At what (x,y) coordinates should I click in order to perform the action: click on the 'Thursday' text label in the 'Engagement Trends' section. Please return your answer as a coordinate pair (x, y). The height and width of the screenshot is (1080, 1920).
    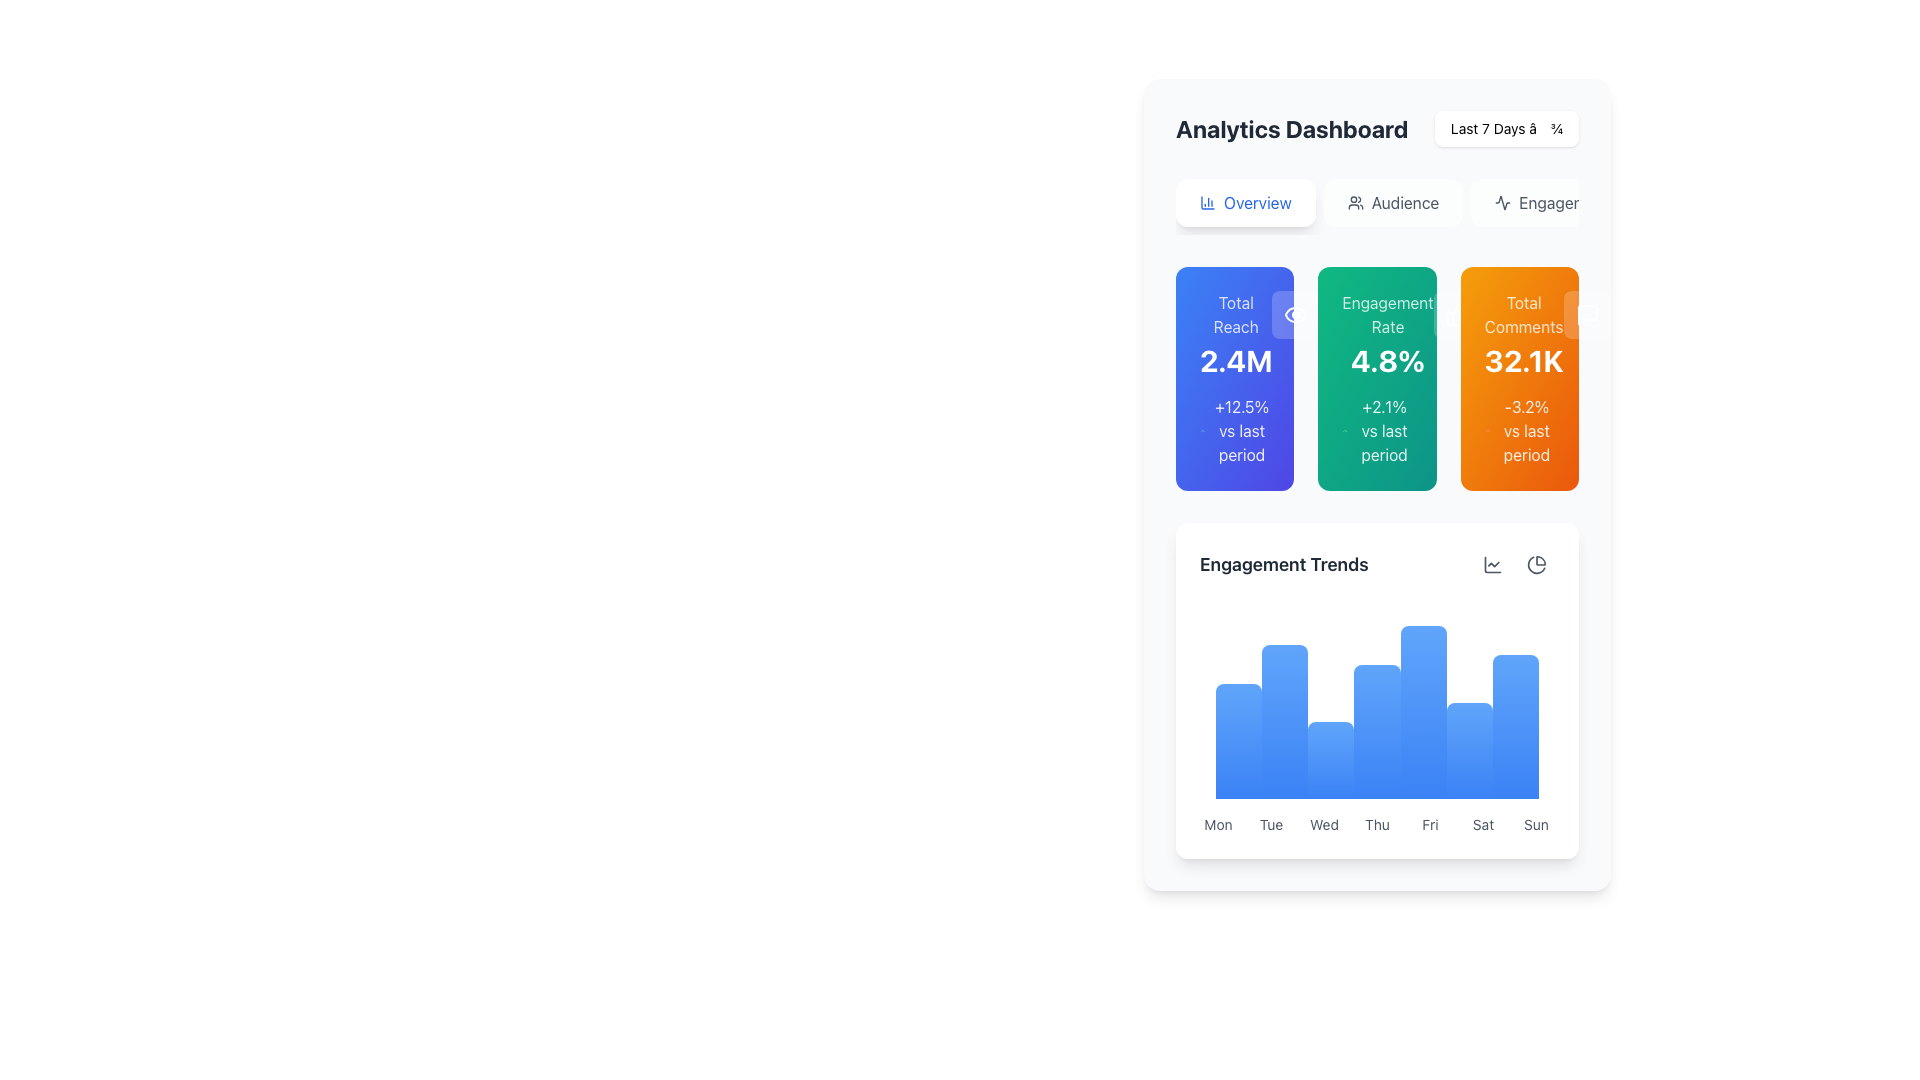
    Looking at the image, I should click on (1376, 825).